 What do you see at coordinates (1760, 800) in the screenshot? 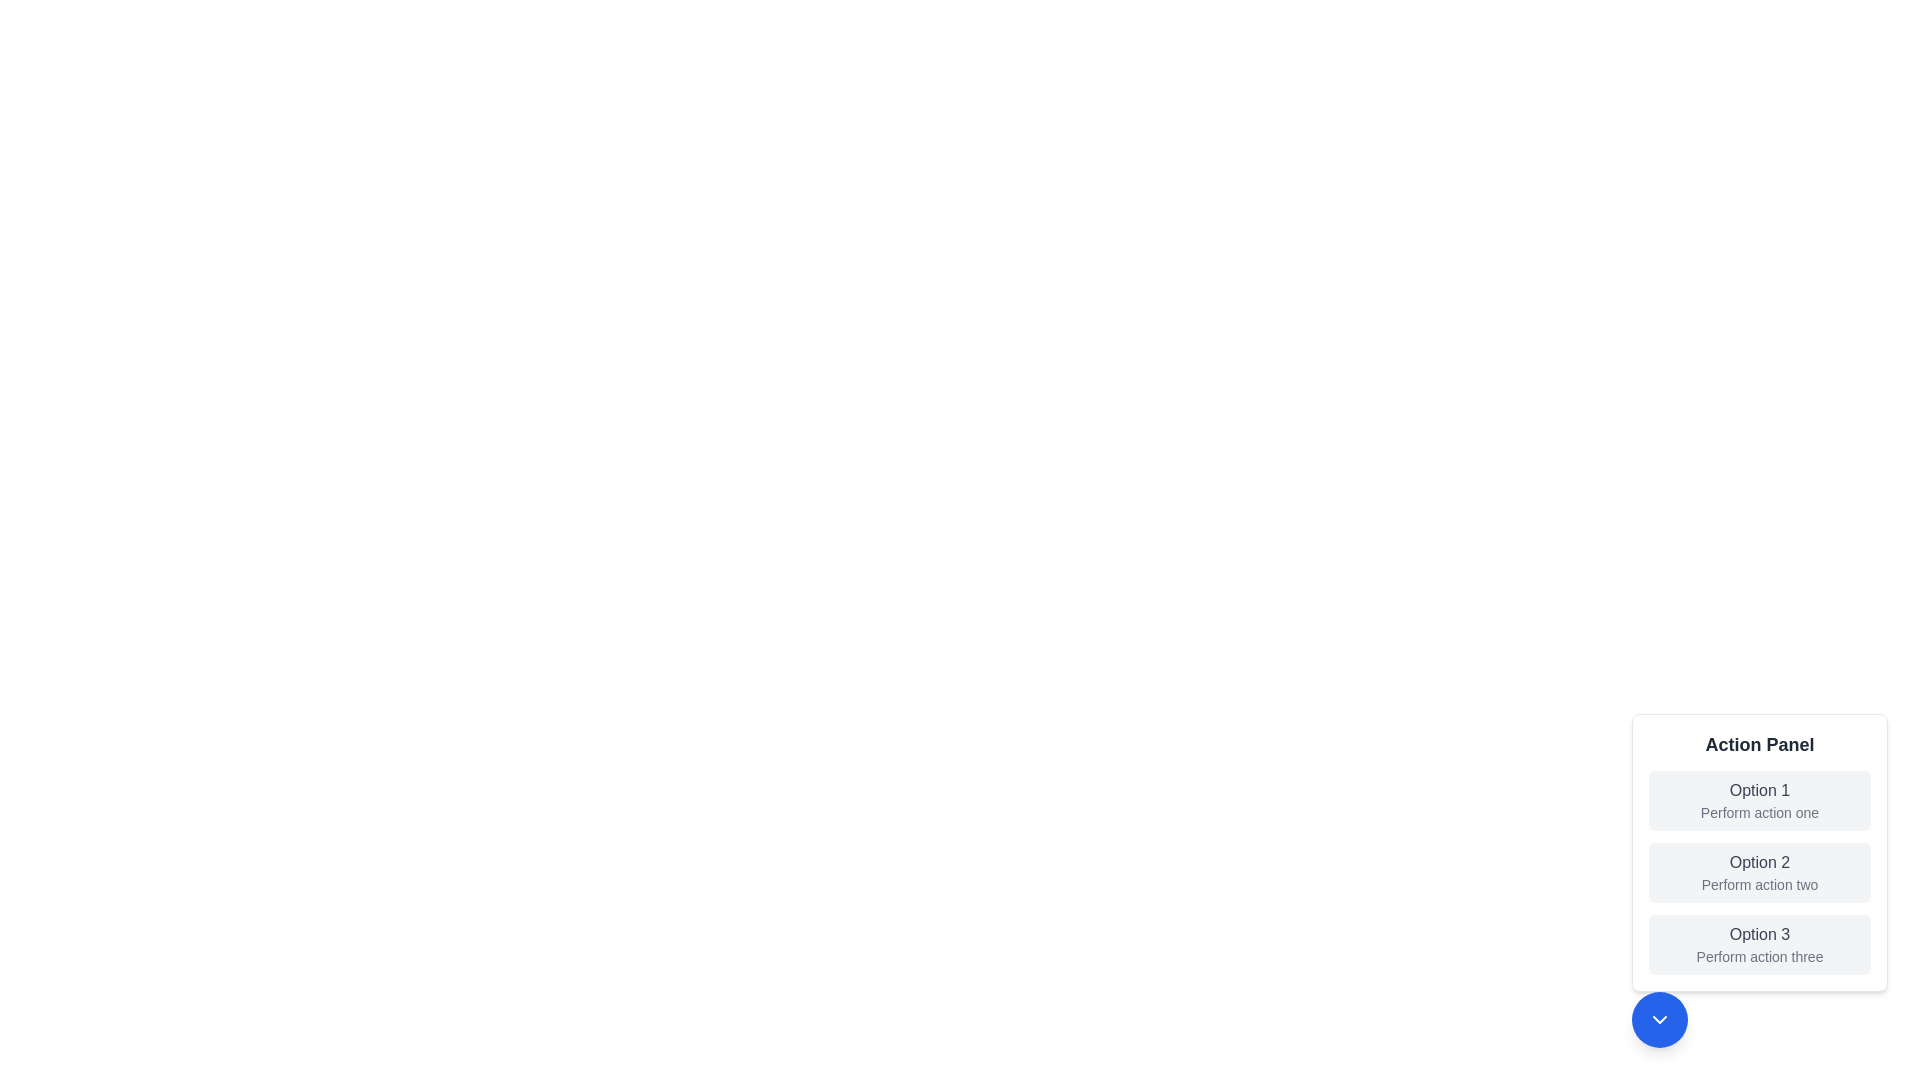
I see `the 'Option 1' button in the Action Panel` at bounding box center [1760, 800].